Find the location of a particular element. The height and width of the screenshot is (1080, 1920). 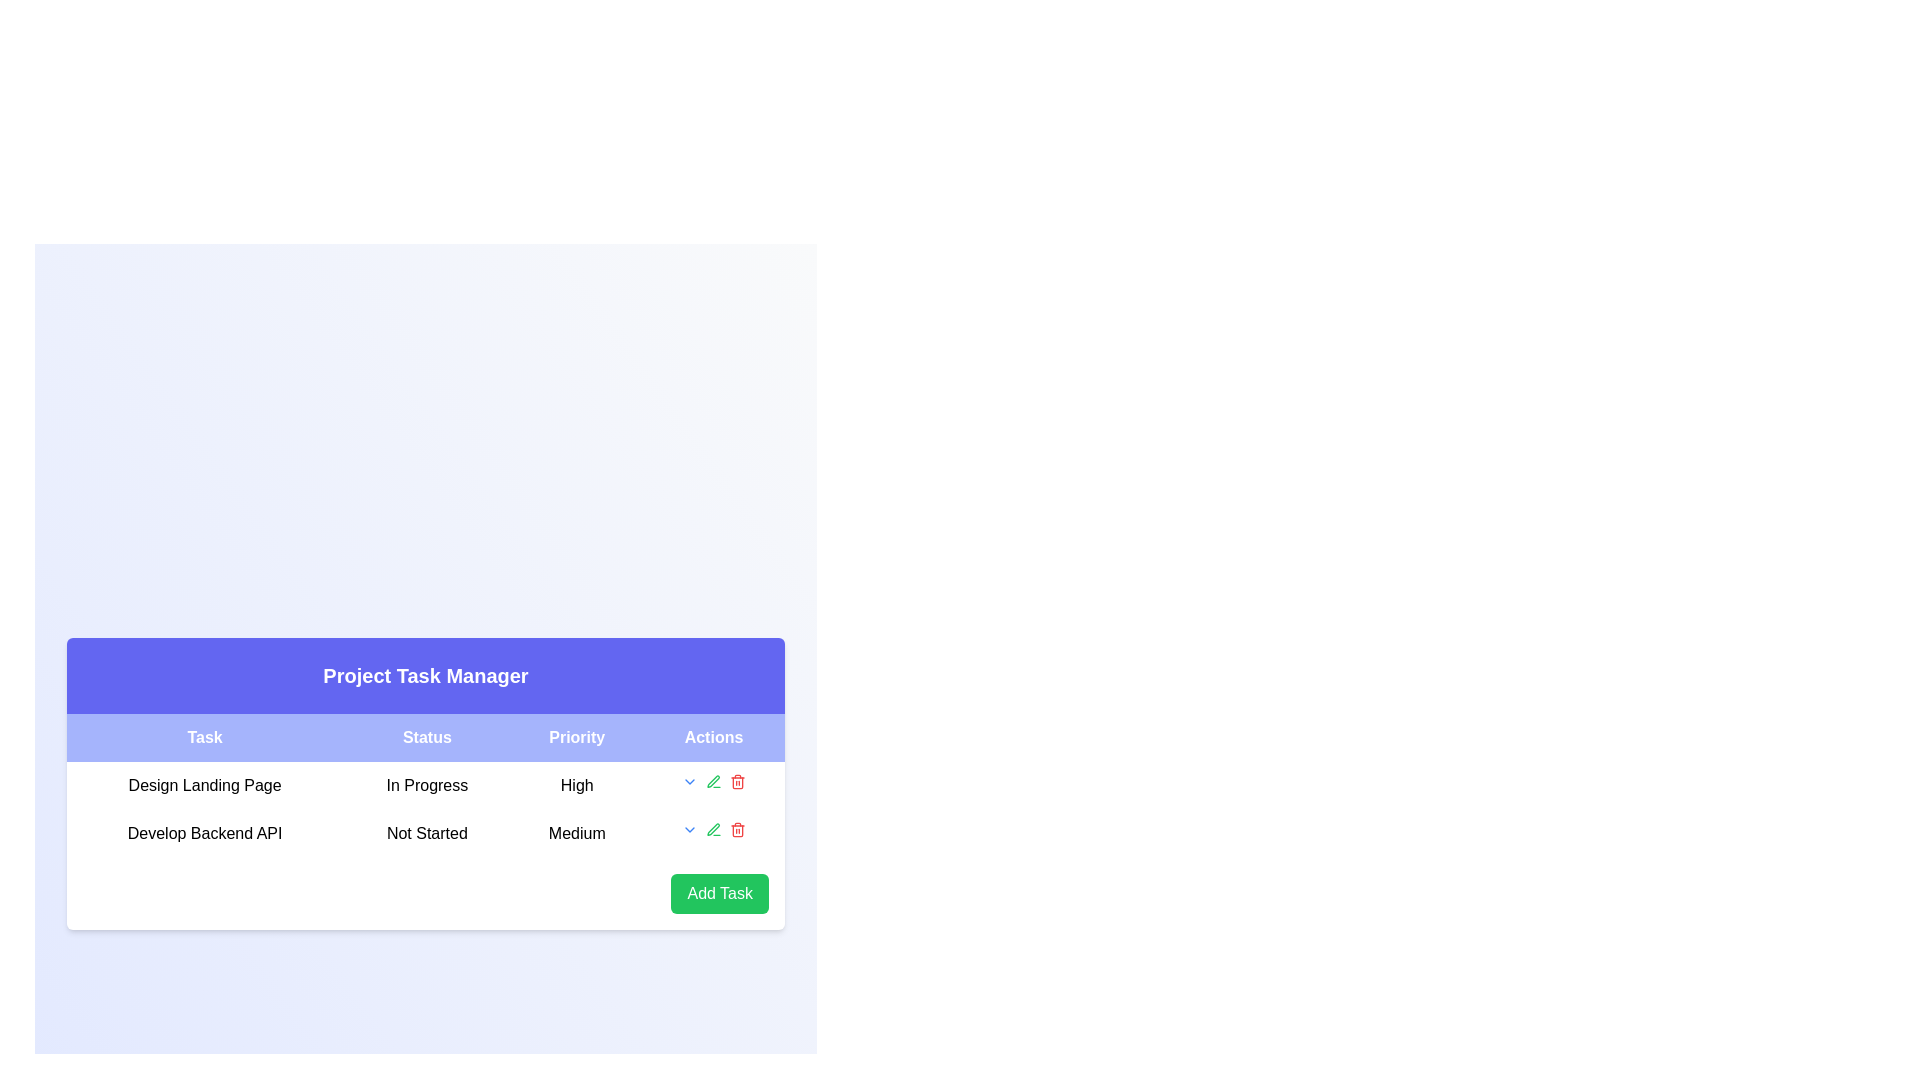

the label element displaying 'Develop Backend API' in bold font, located in the first column of the second row of the table structure is located at coordinates (205, 833).